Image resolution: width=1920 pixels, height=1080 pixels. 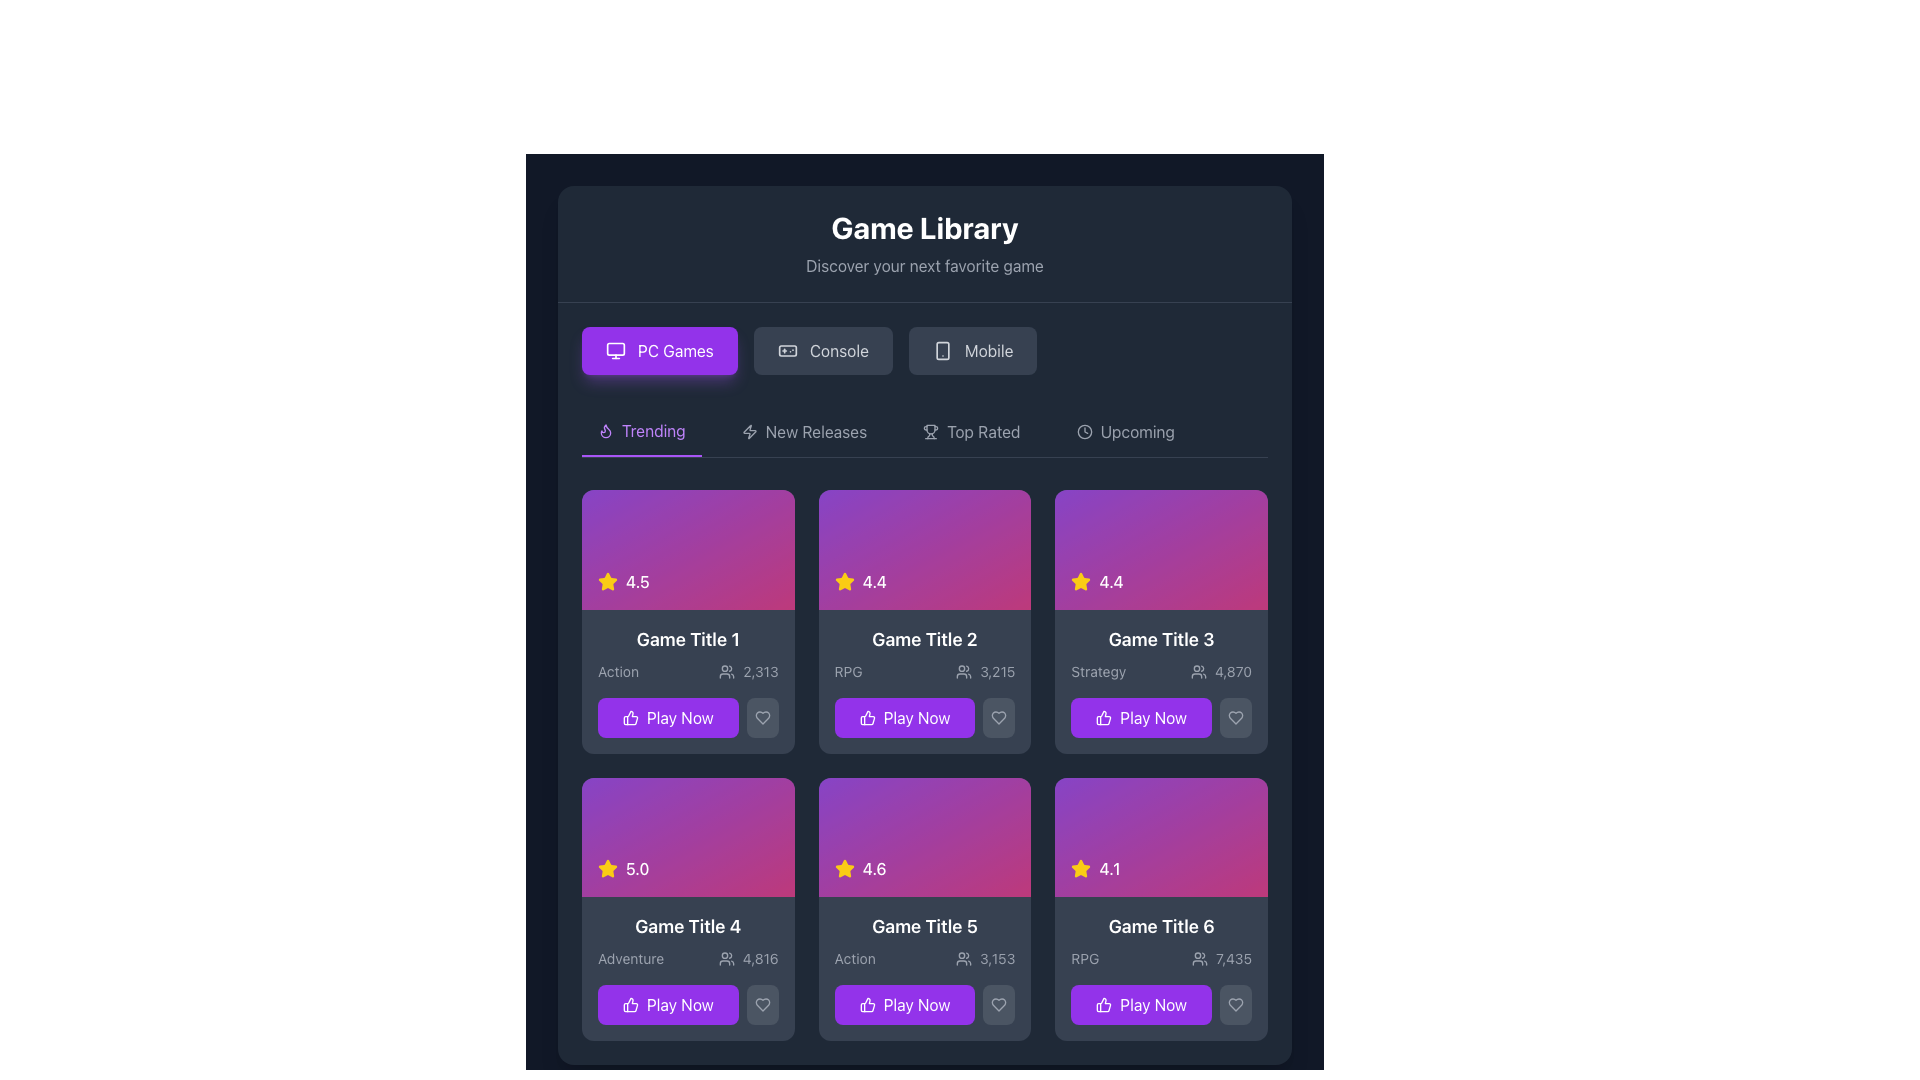 What do you see at coordinates (1235, 1005) in the screenshot?
I see `the heart-shaped icon button in the bottom-right corner of the 'Game Title 6' card` at bounding box center [1235, 1005].